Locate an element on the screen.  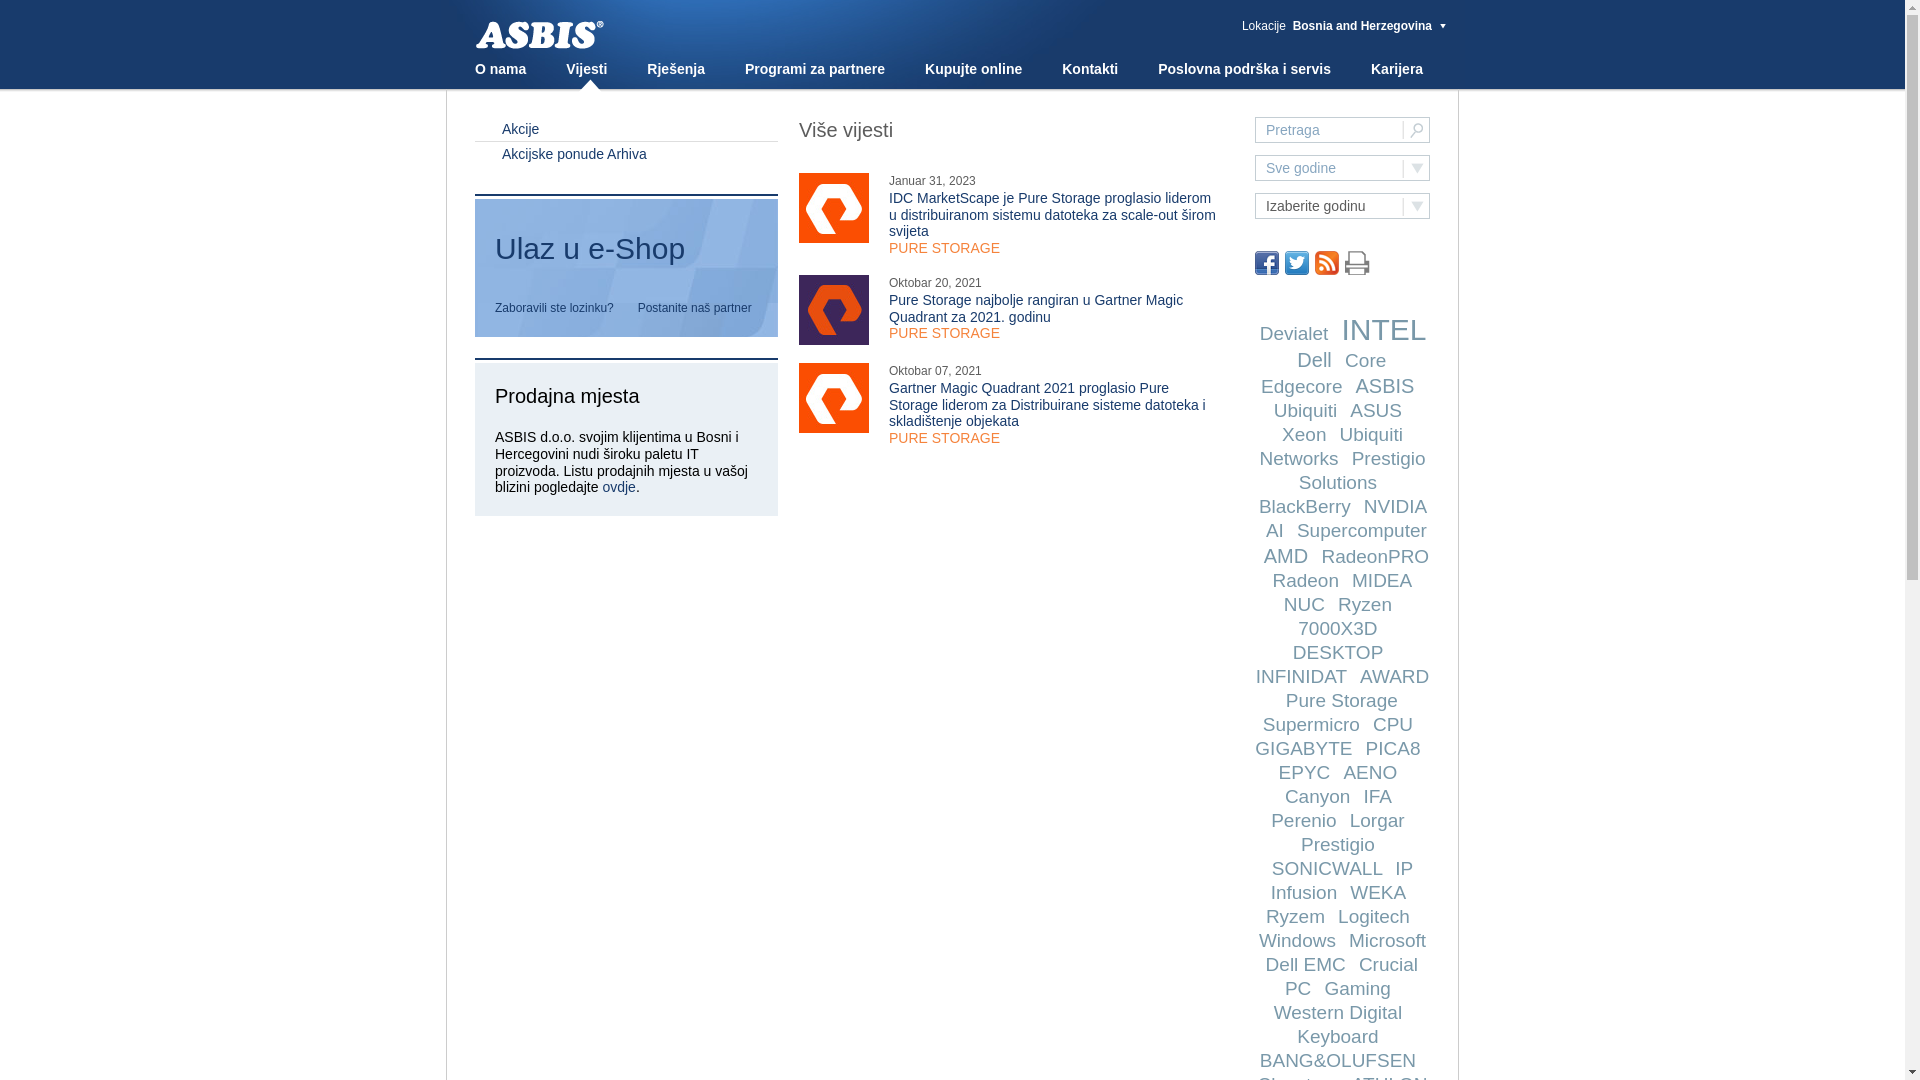
'Vijesti' is located at coordinates (585, 68).